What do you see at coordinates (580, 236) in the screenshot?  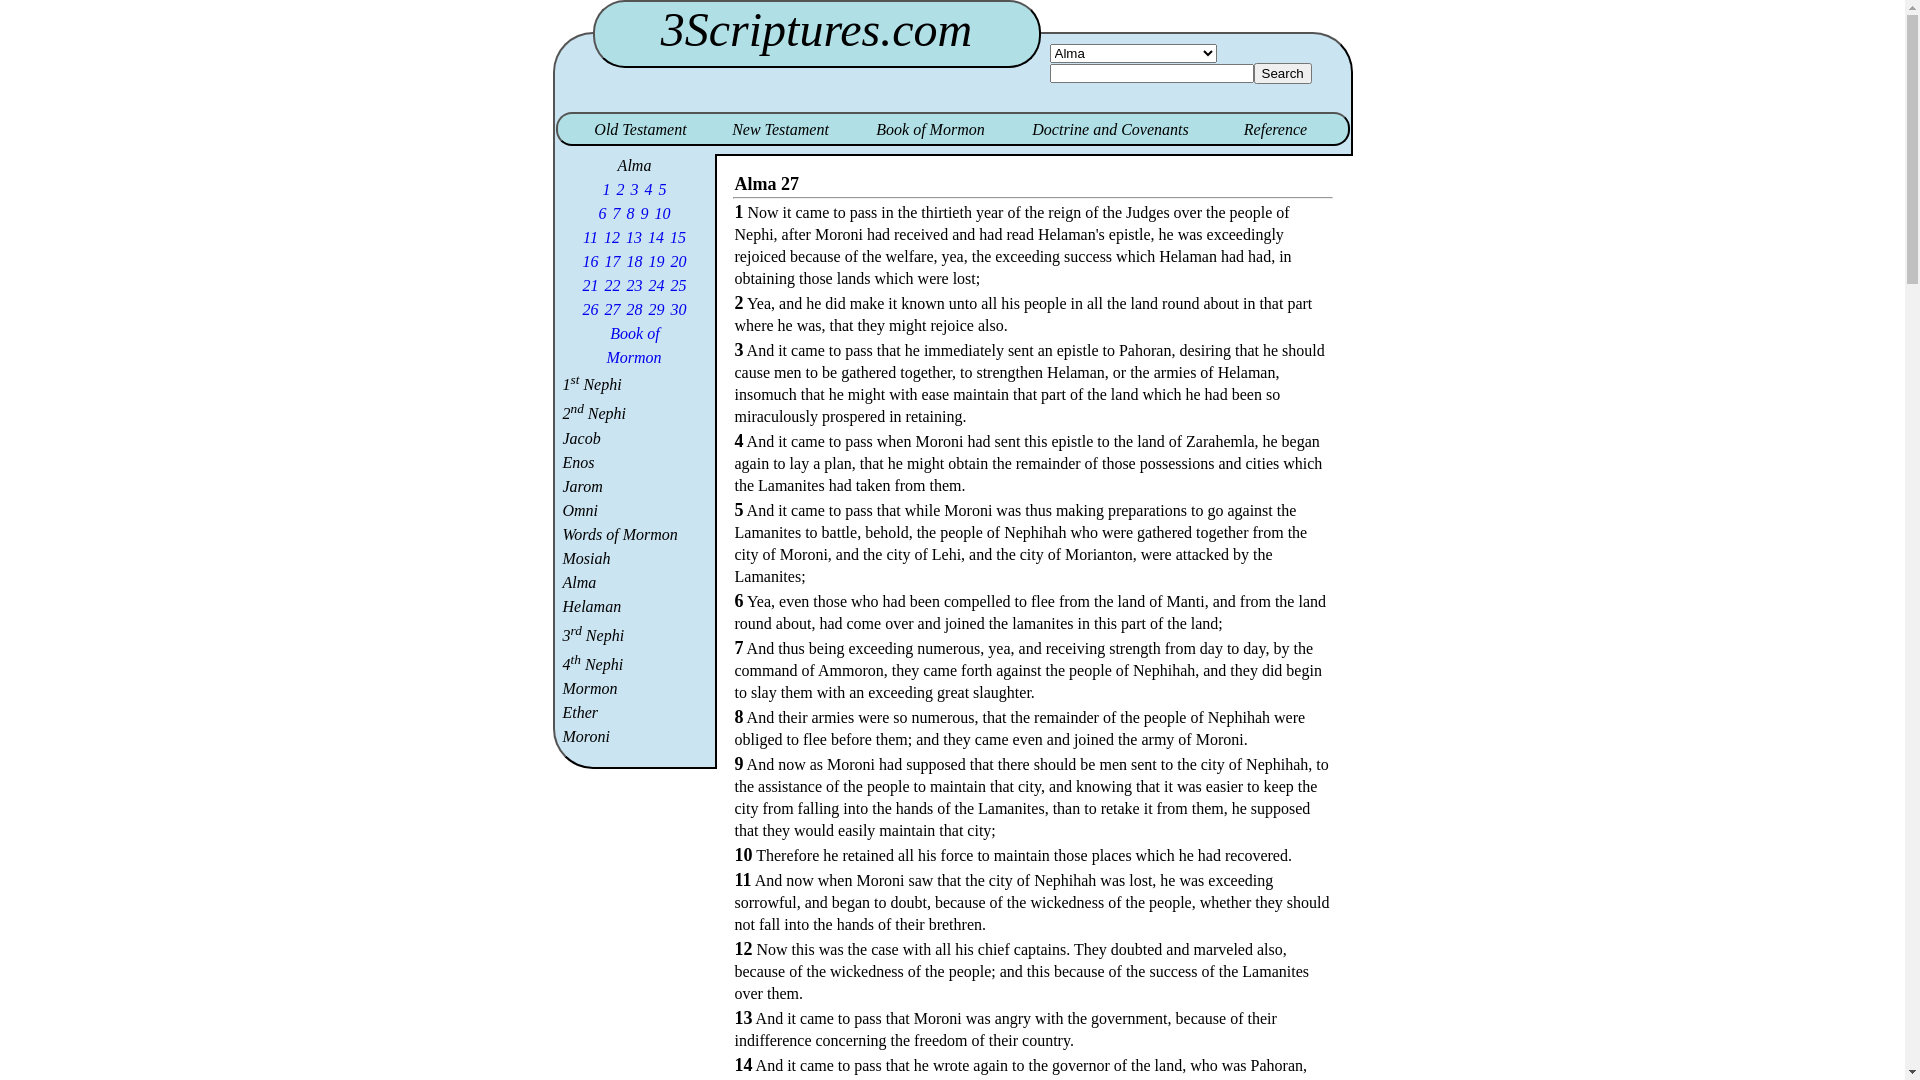 I see `'11'` at bounding box center [580, 236].